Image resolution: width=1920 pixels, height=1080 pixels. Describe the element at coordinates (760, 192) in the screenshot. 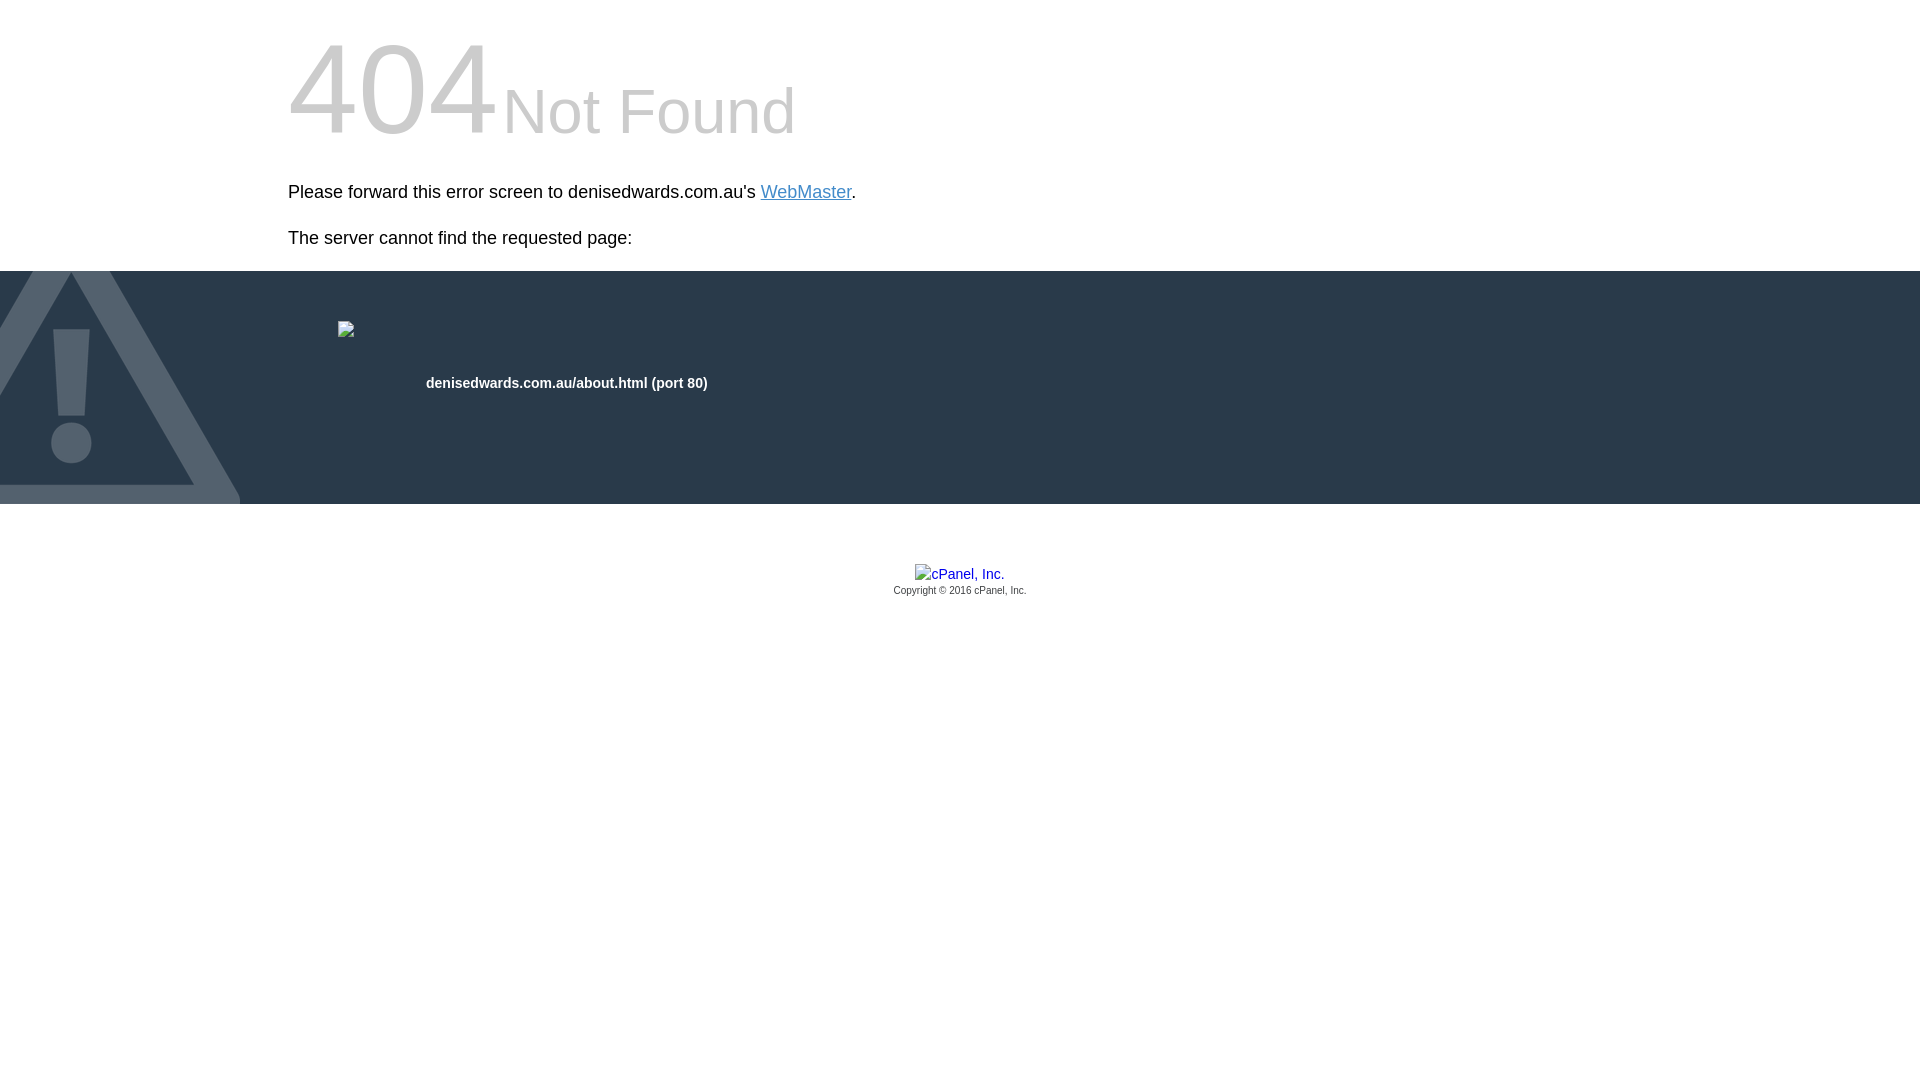

I see `'WebMaster'` at that location.